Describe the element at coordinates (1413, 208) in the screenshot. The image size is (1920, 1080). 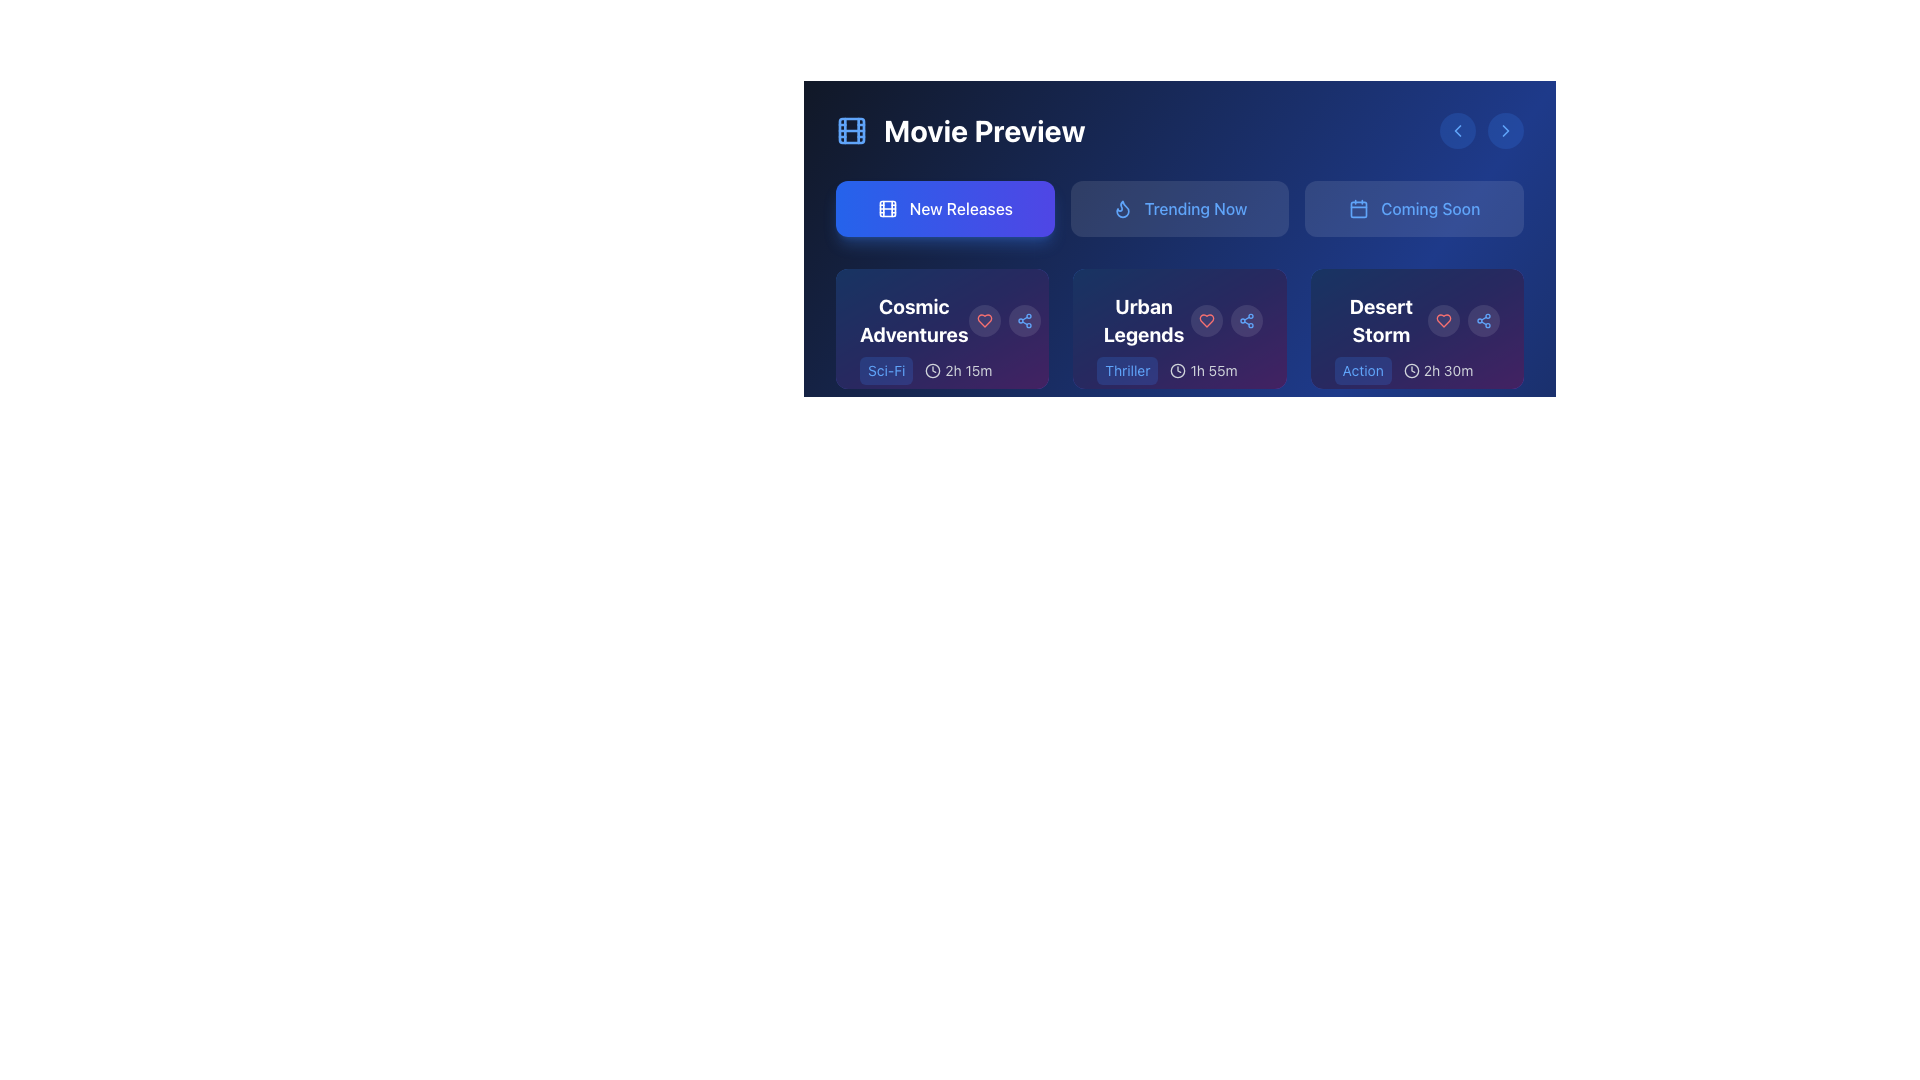
I see `the 'Coming Soon' button, which is a rectangular button with rounded corners, featuring a calendar icon and blue text, located towards the right side of the interface` at that location.